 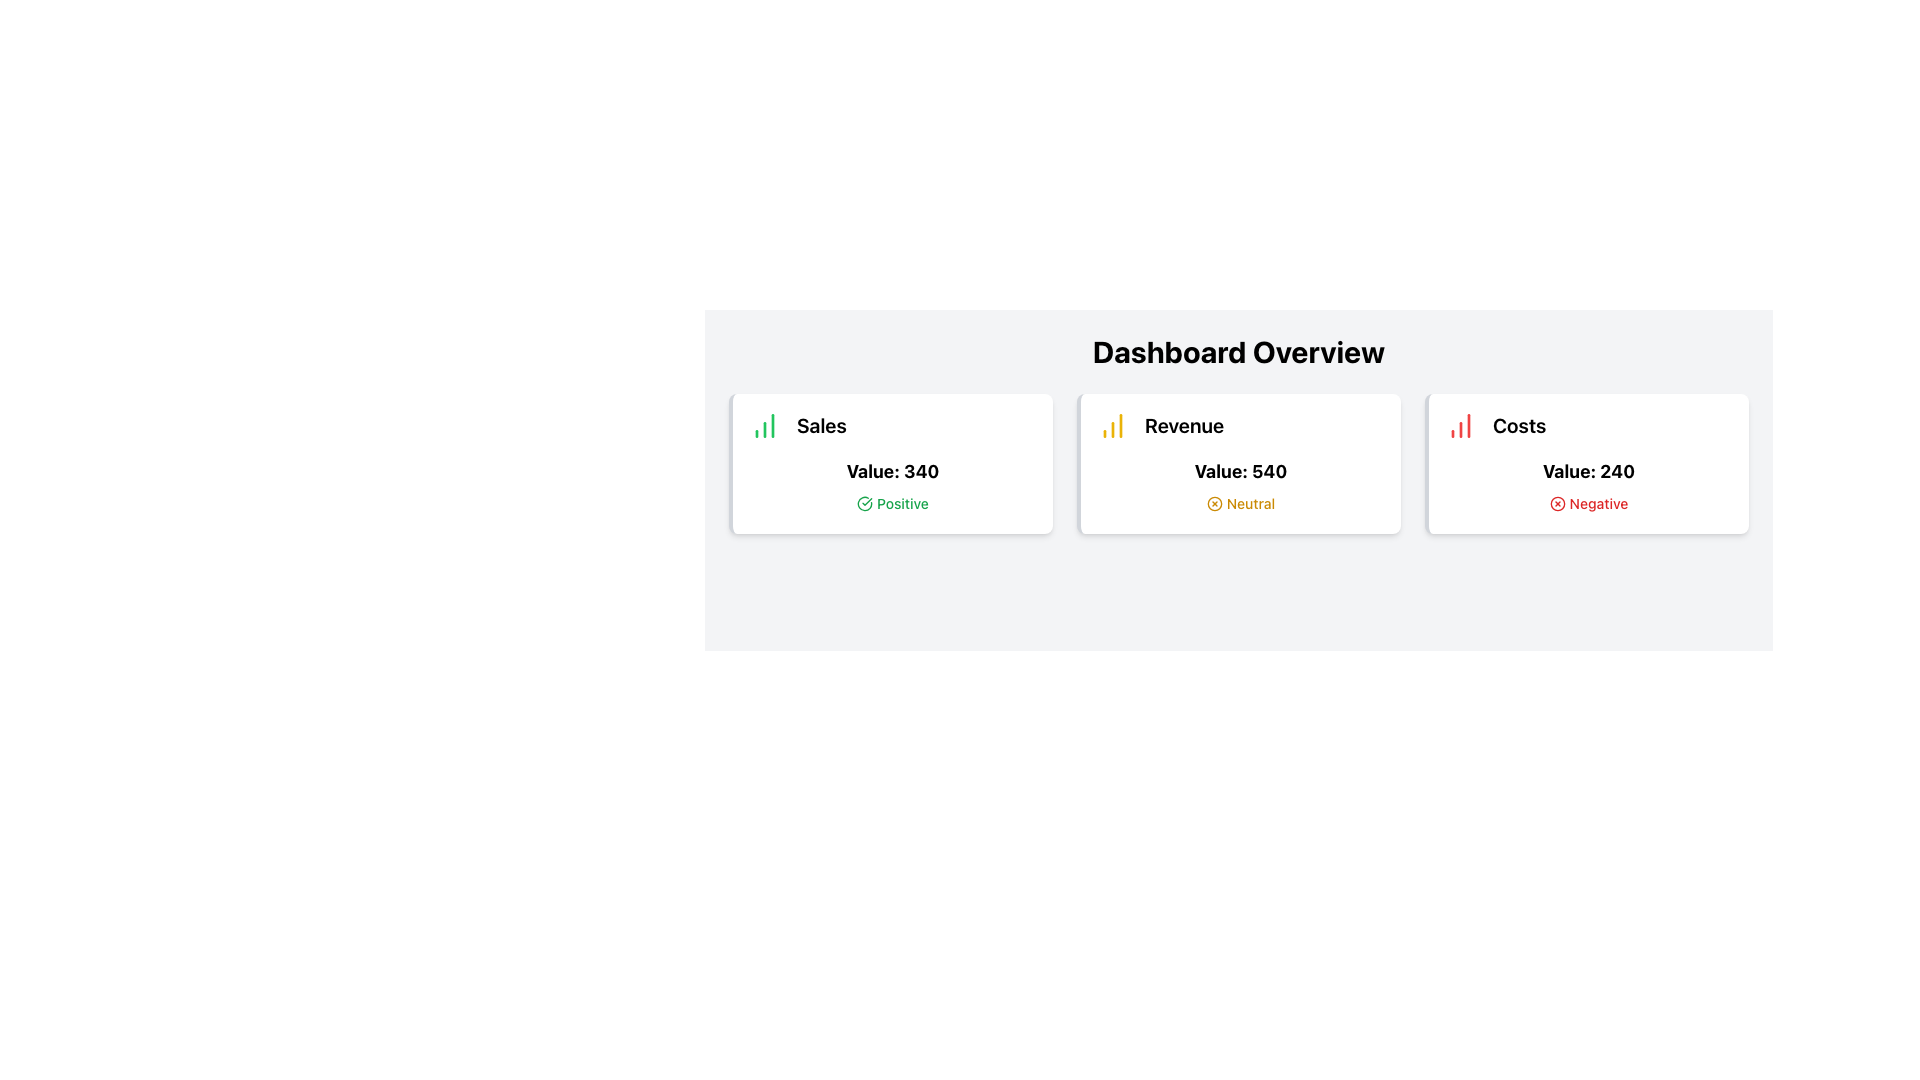 I want to click on the Decorative Label that indicates a neutral sentiment or status, positioned below the bolded text 'Value: 540' in the middle card of a three-column dashboard layout, so click(x=1239, y=503).